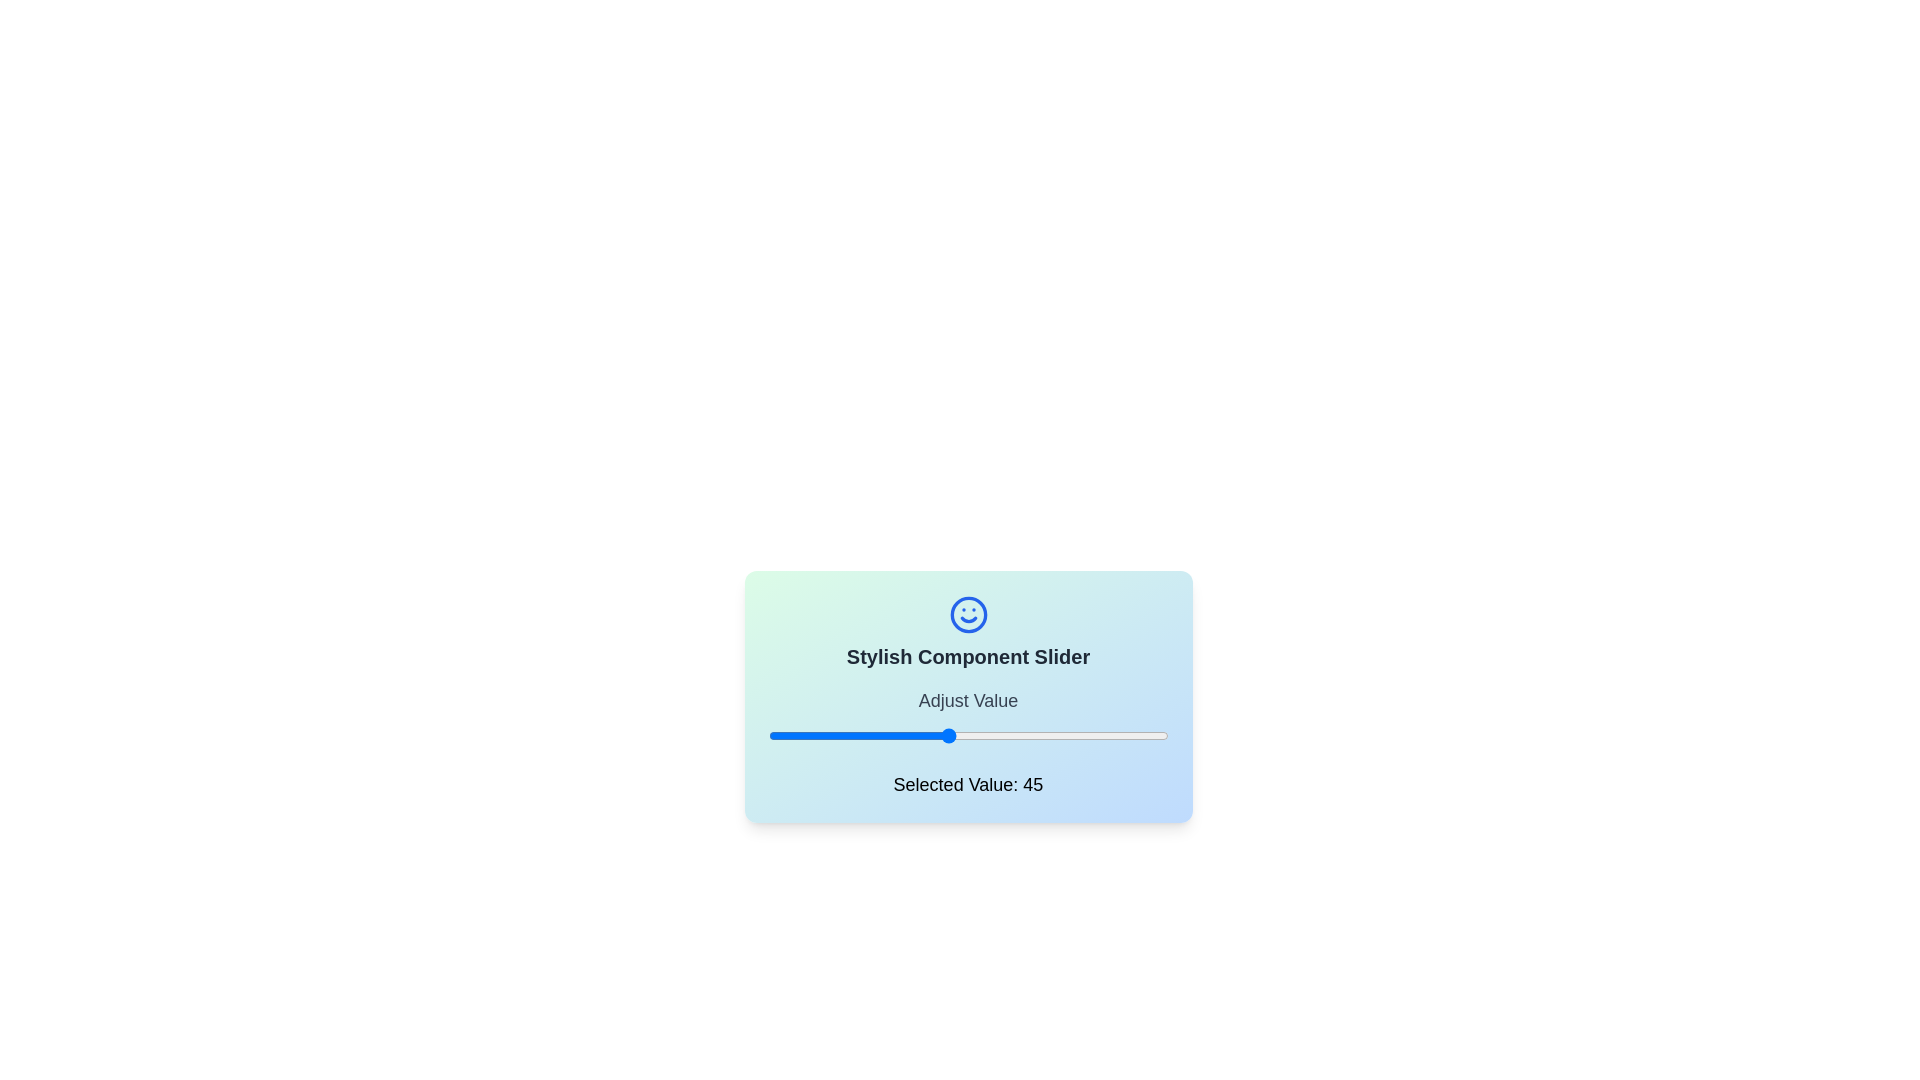  Describe the element at coordinates (1144, 736) in the screenshot. I see `the slider to set its value to 94` at that location.